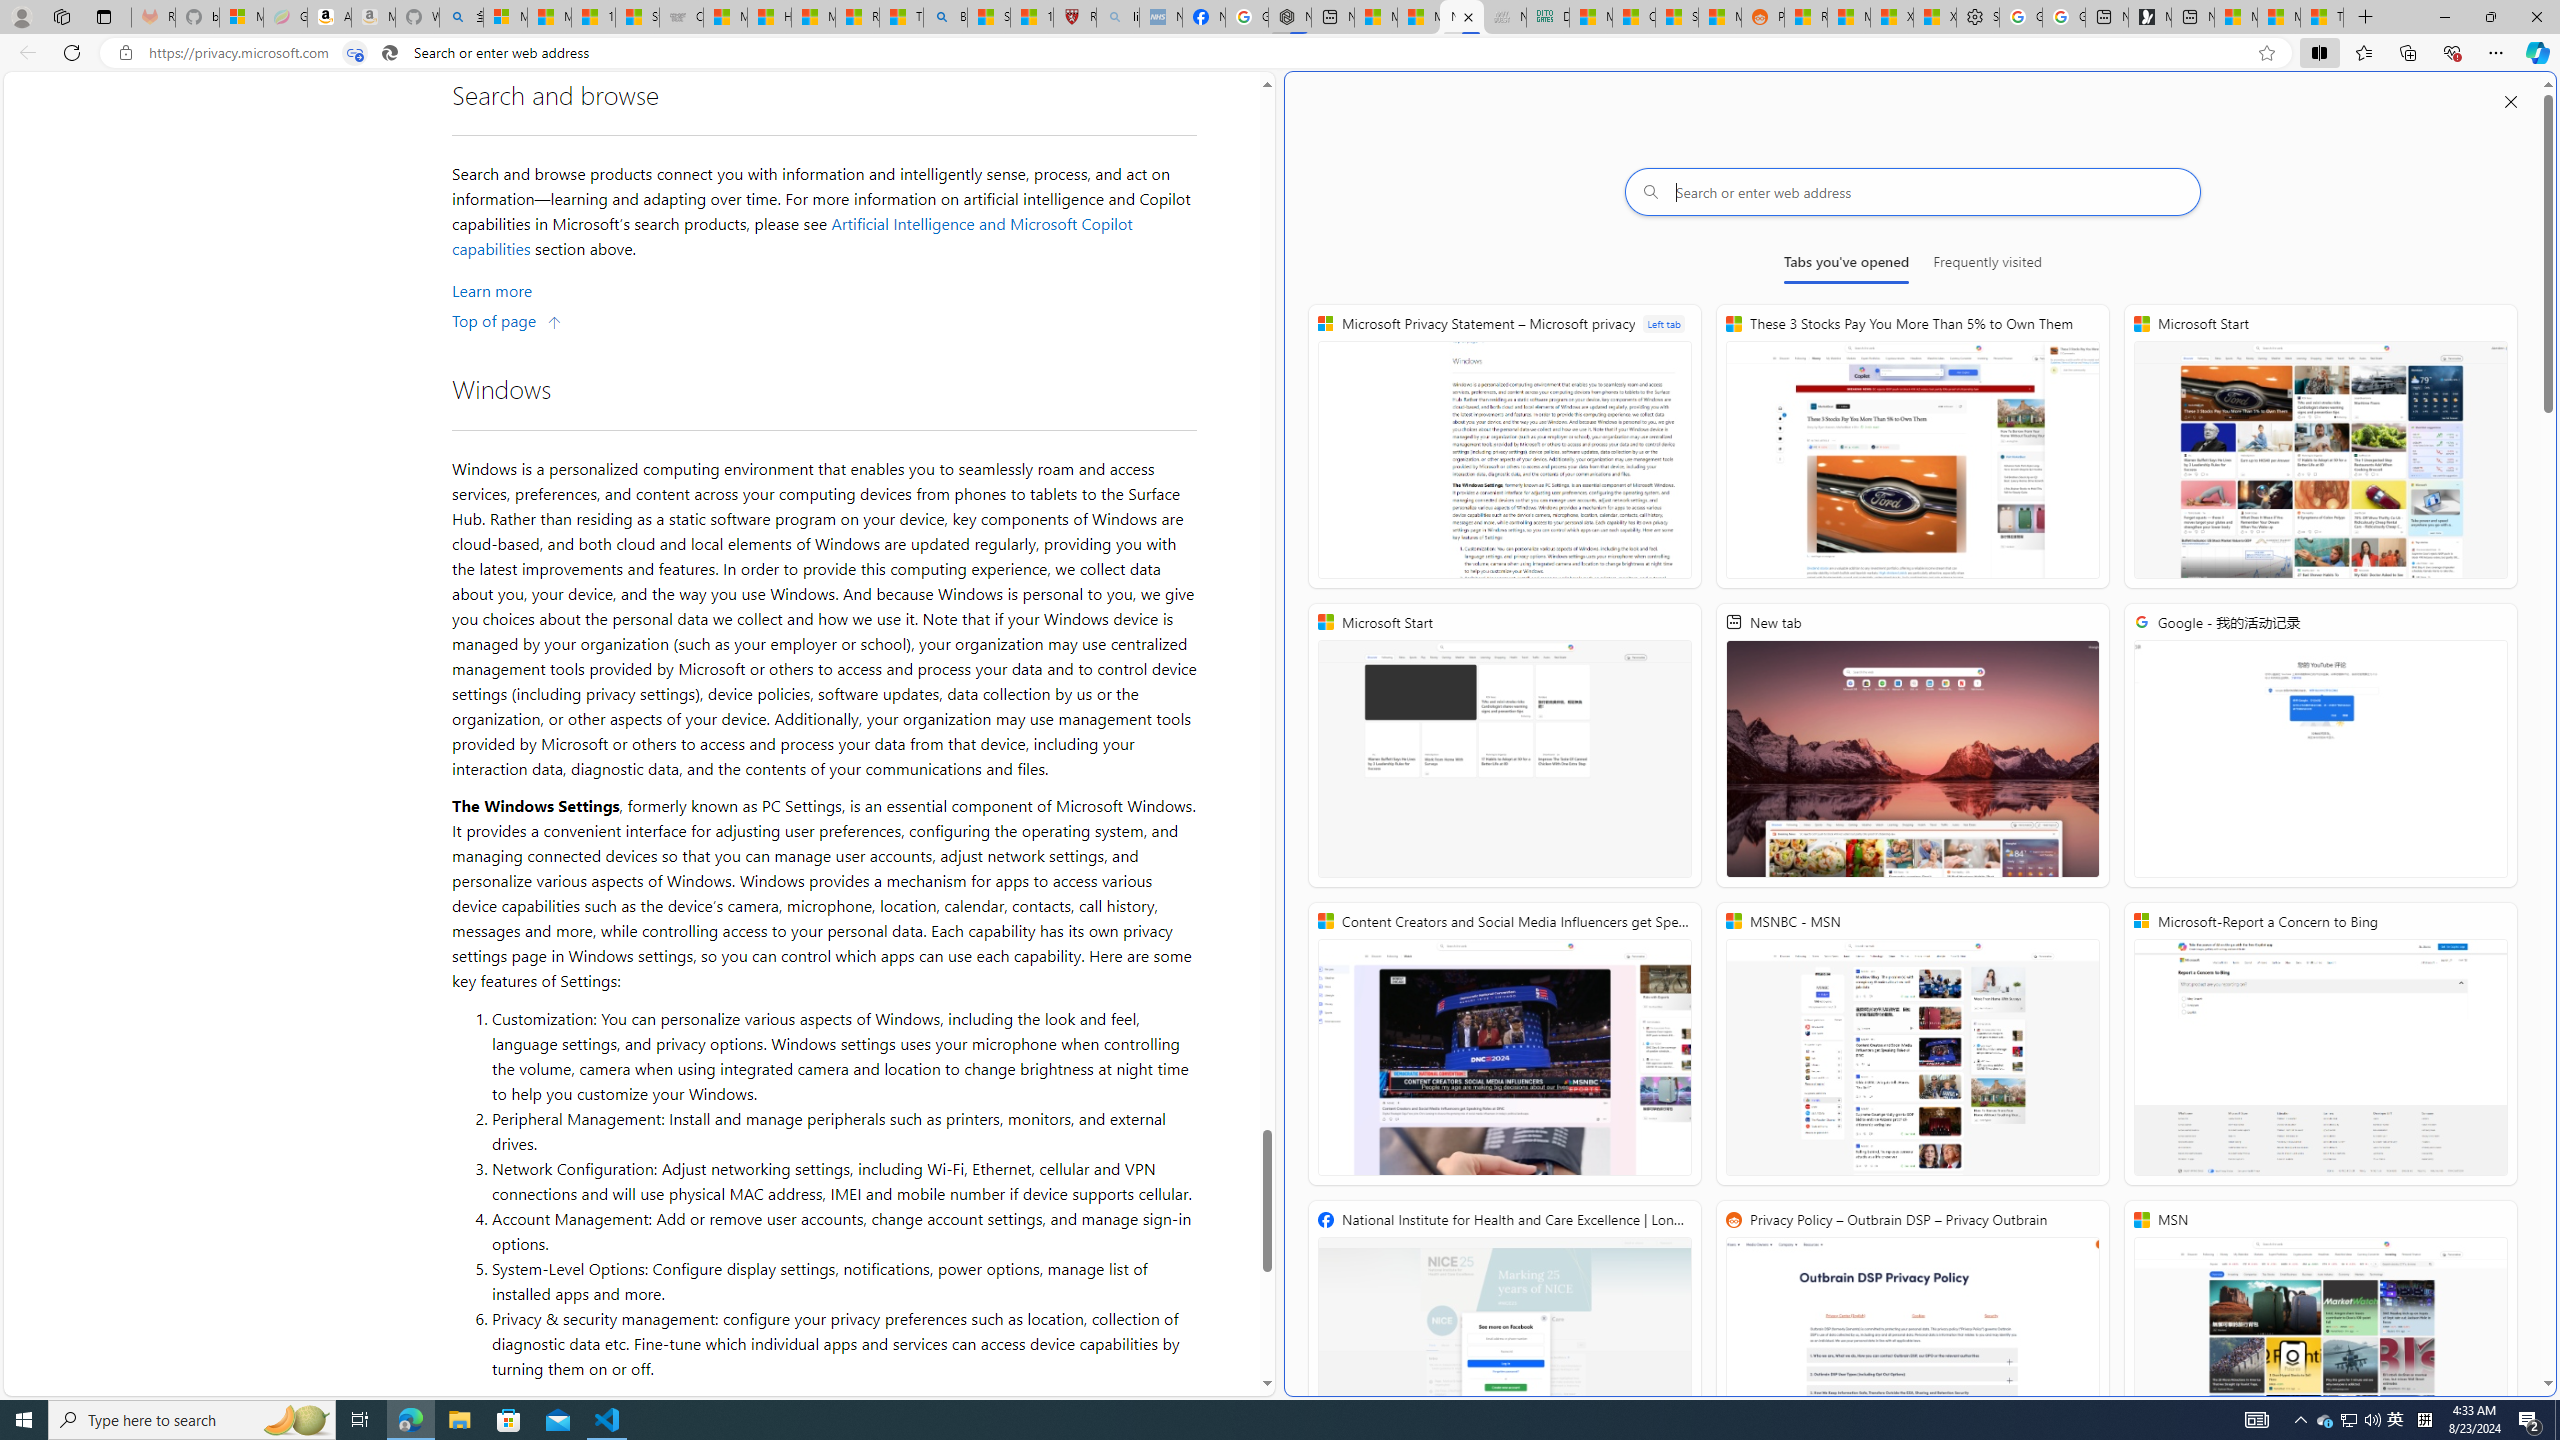 The width and height of the screenshot is (2560, 1440). Describe the element at coordinates (856, 16) in the screenshot. I see `'Recipes - MSN'` at that location.